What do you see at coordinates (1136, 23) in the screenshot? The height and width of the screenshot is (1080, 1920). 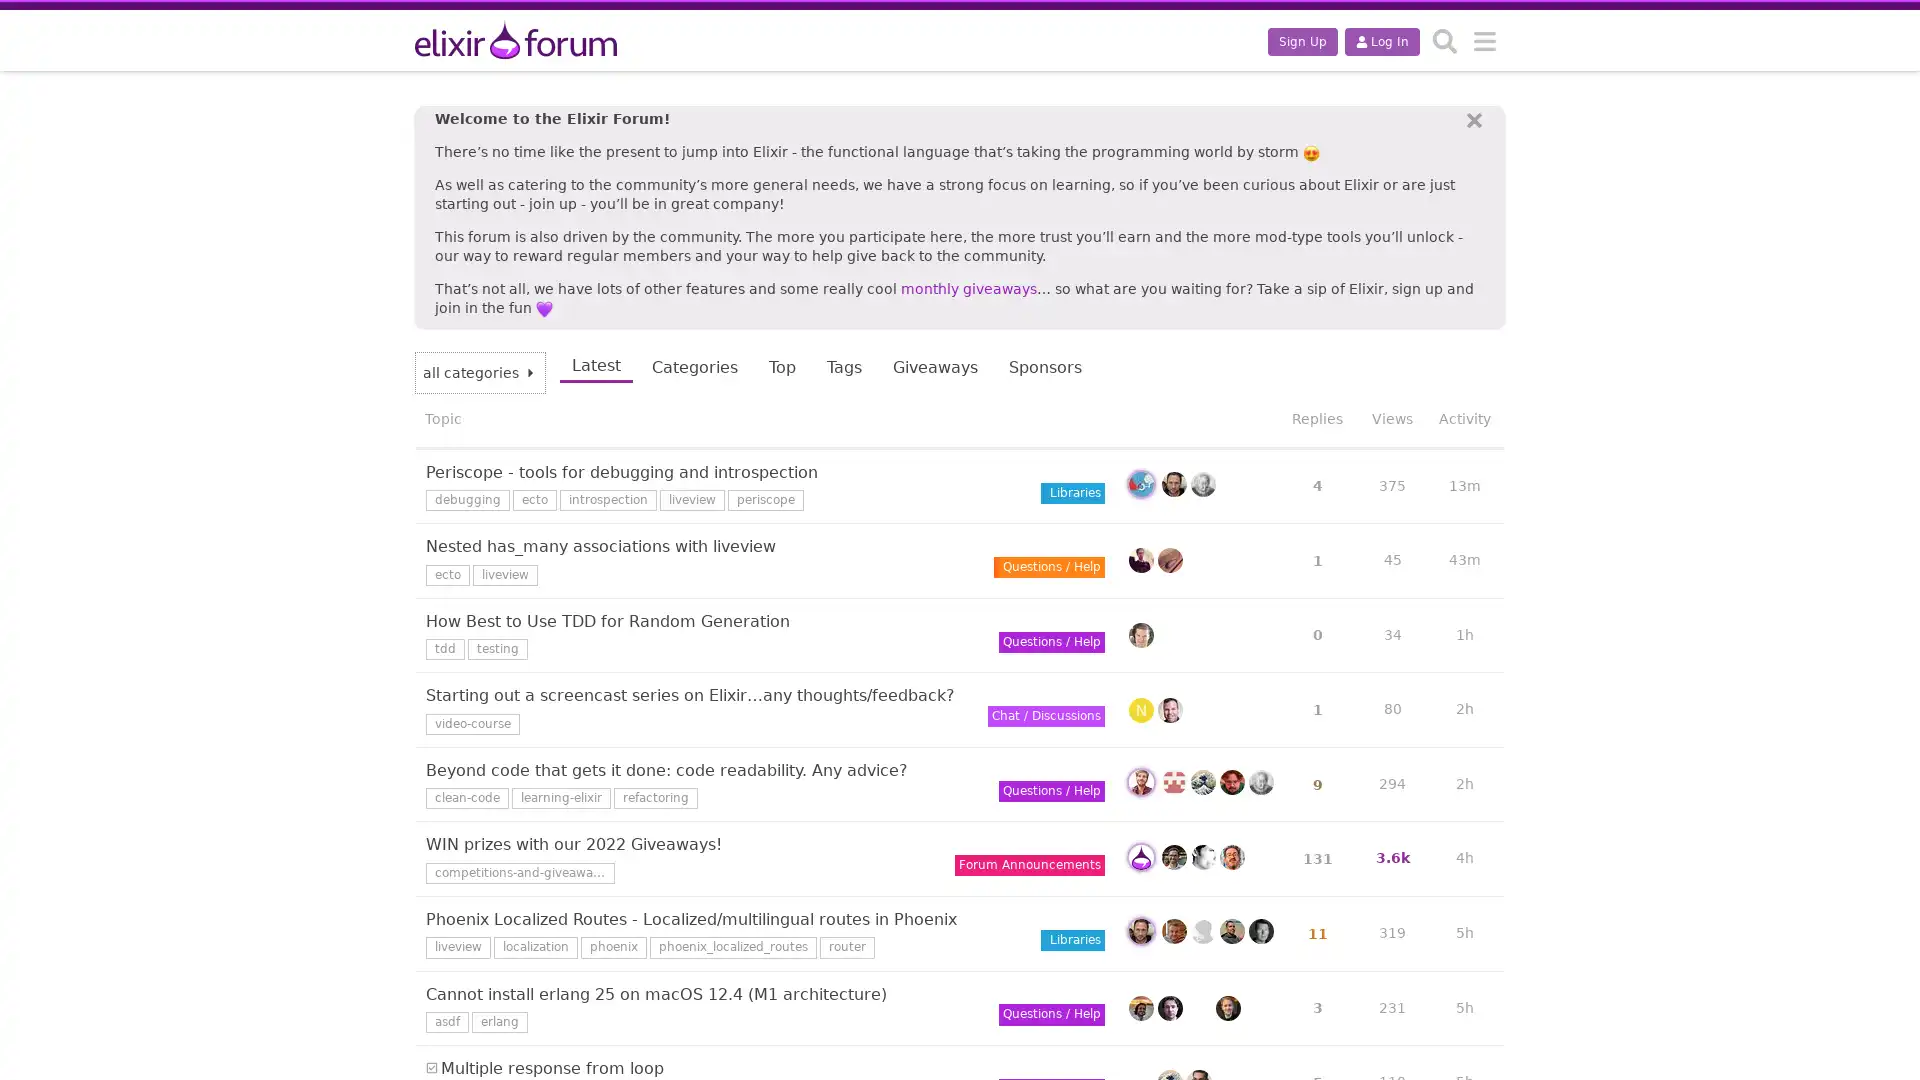 I see `This topic has 1 reply` at bounding box center [1136, 23].